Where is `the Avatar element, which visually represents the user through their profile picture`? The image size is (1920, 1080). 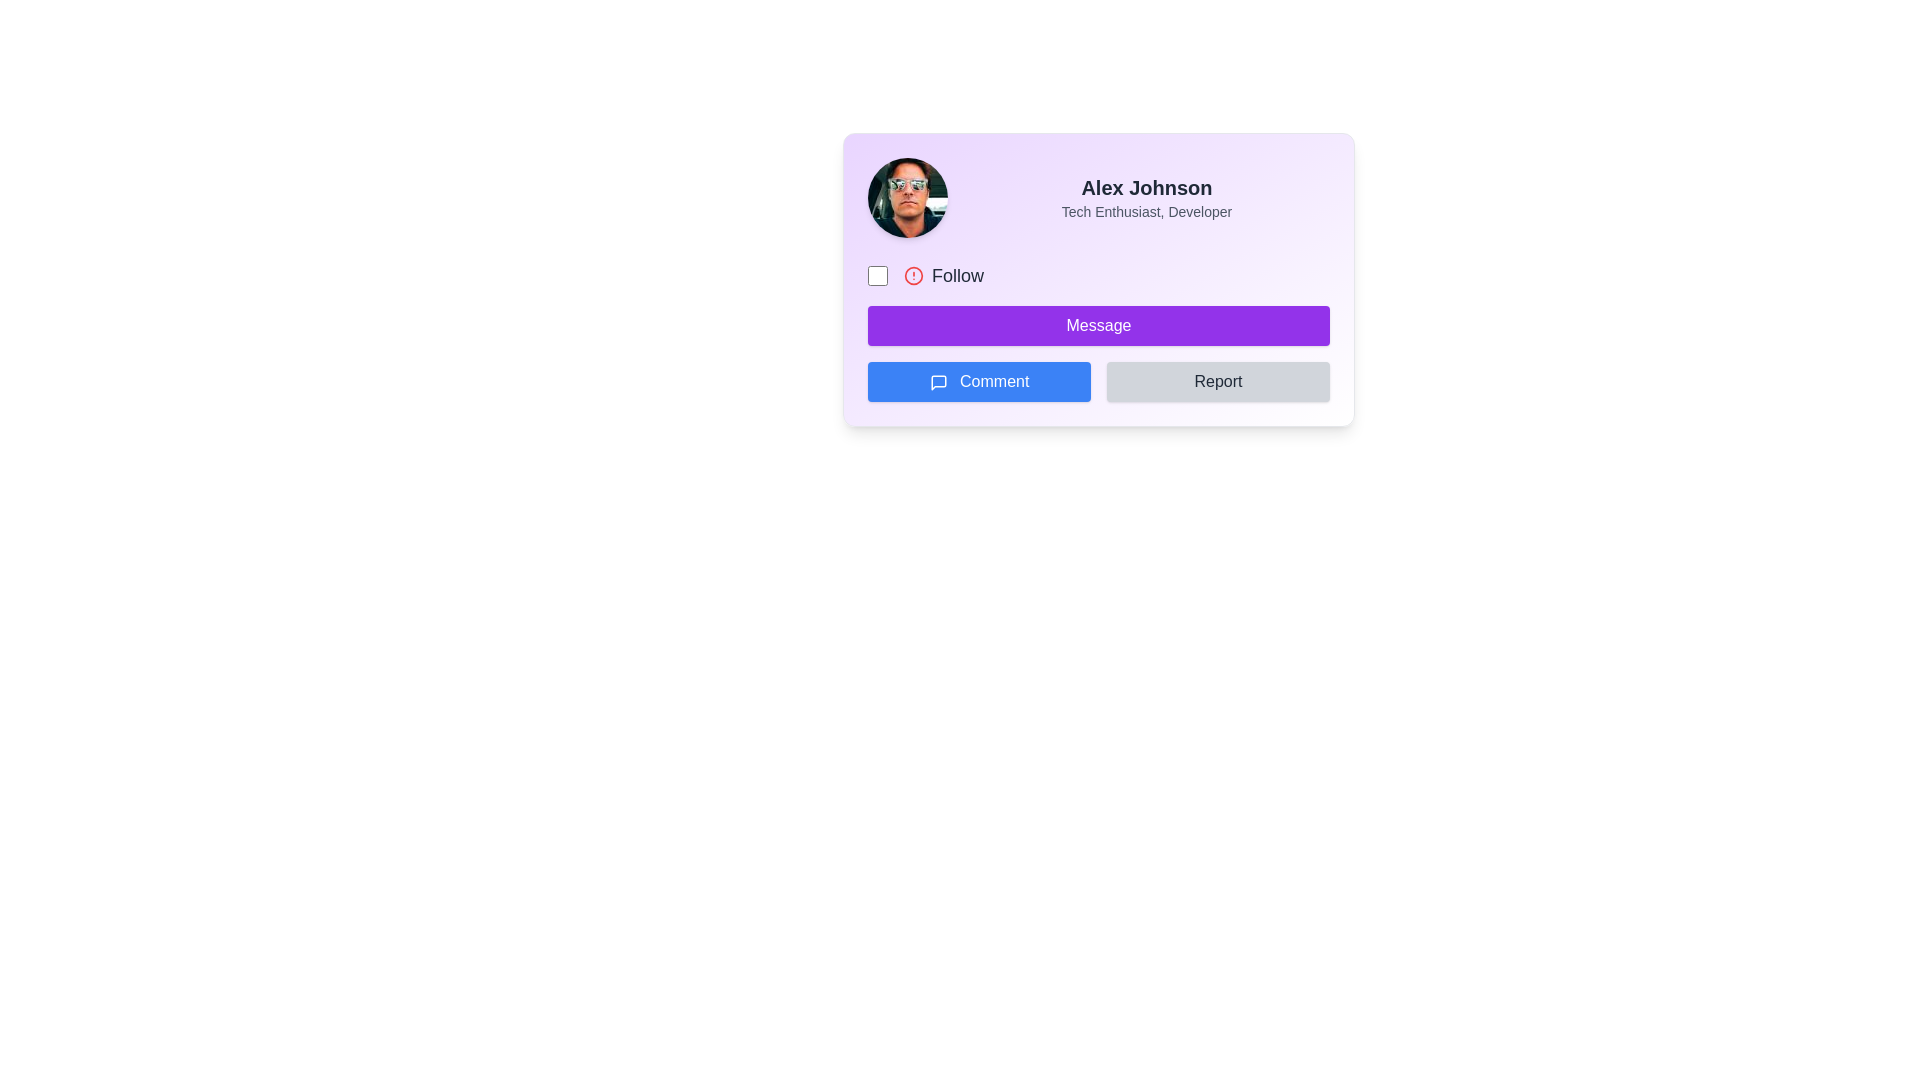
the Avatar element, which visually represents the user through their profile picture is located at coordinates (906, 197).